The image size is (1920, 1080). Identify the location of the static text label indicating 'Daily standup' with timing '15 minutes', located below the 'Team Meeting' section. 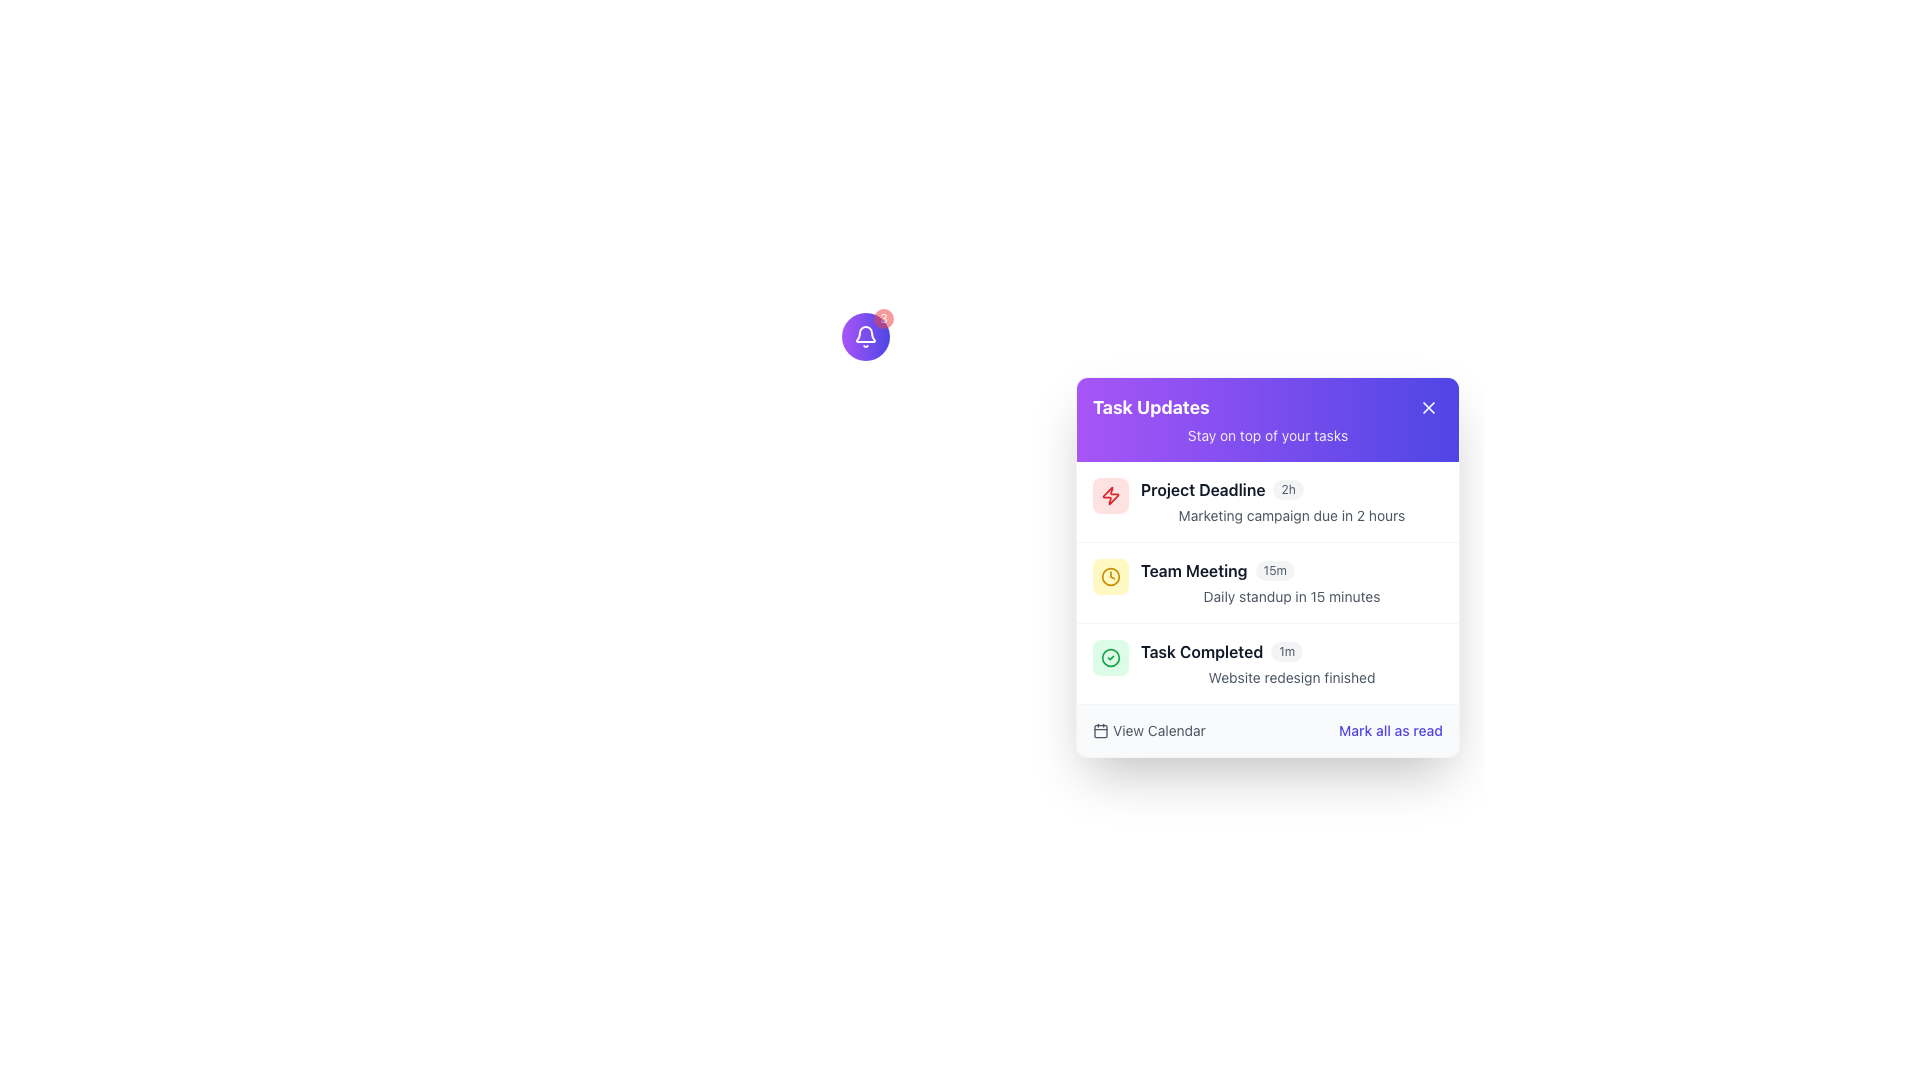
(1291, 596).